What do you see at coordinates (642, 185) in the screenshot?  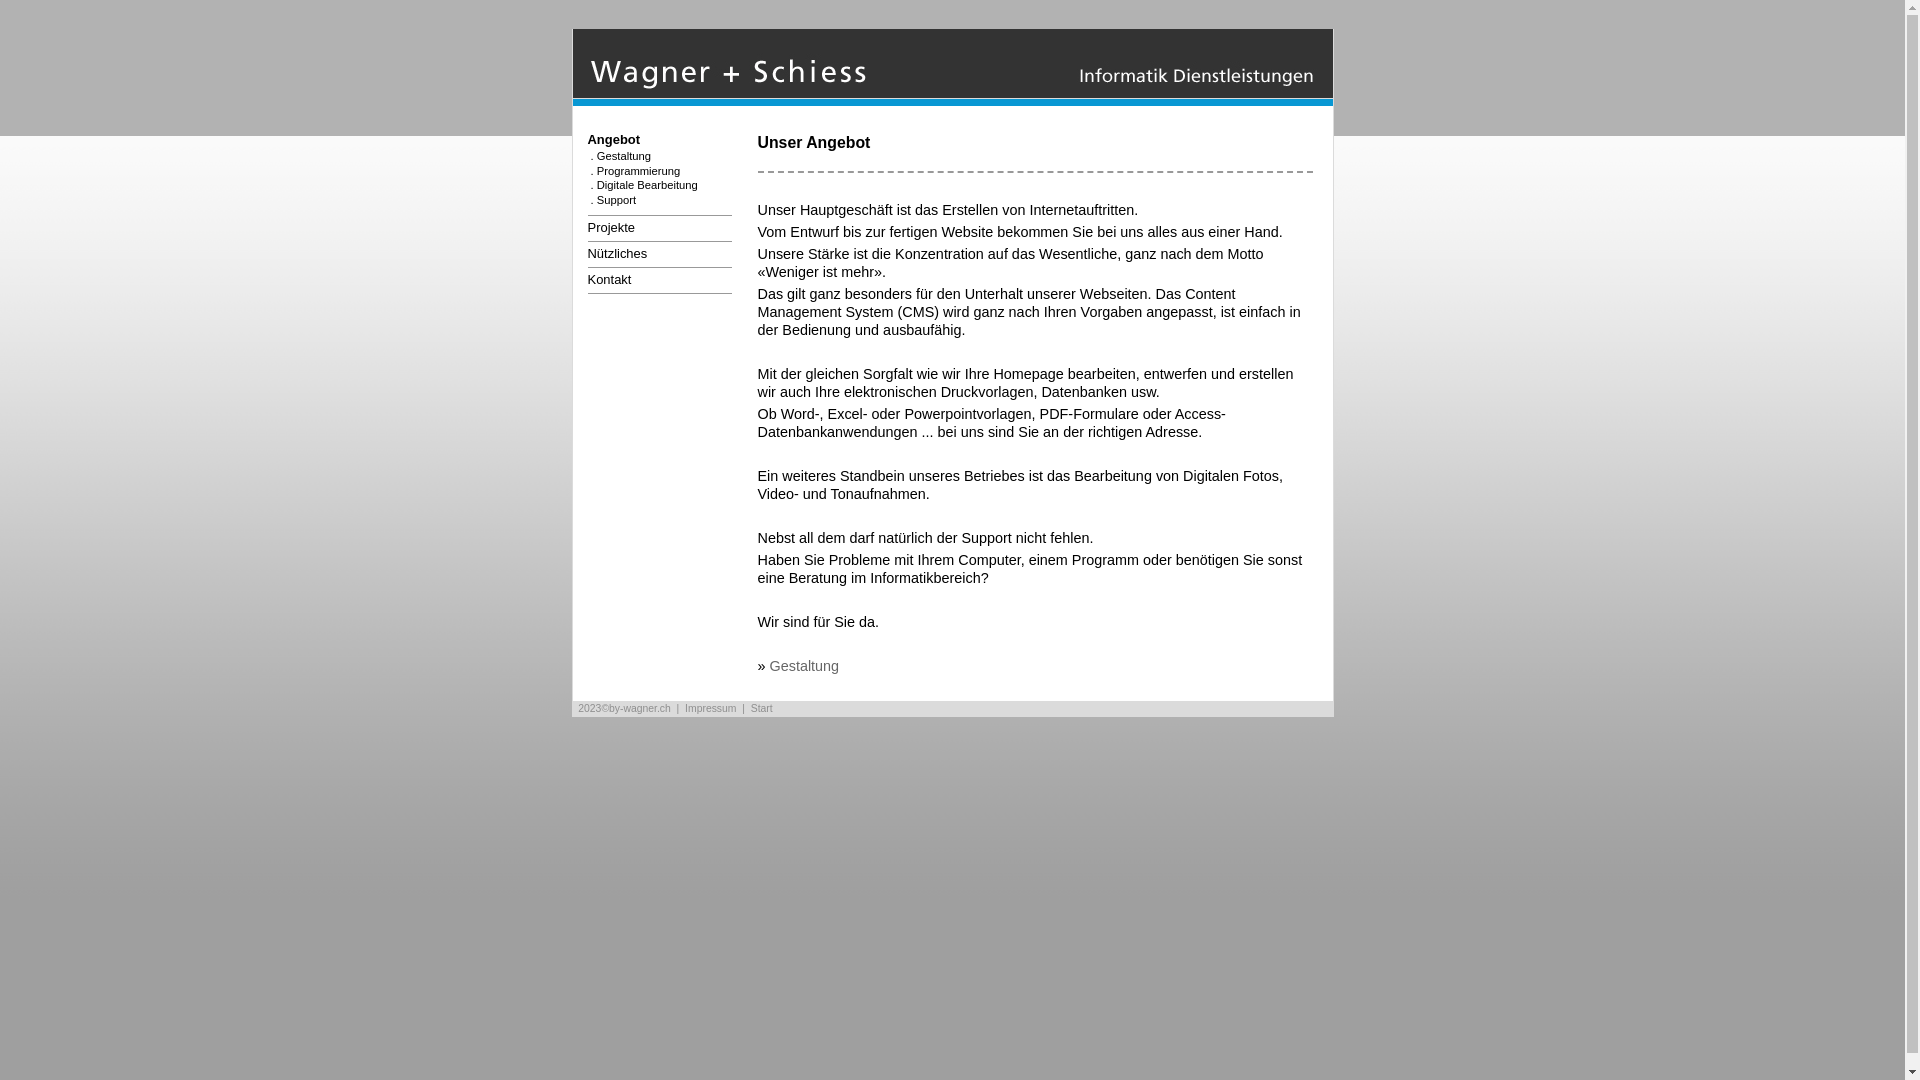 I see `'. Digitale Bearbeitung'` at bounding box center [642, 185].